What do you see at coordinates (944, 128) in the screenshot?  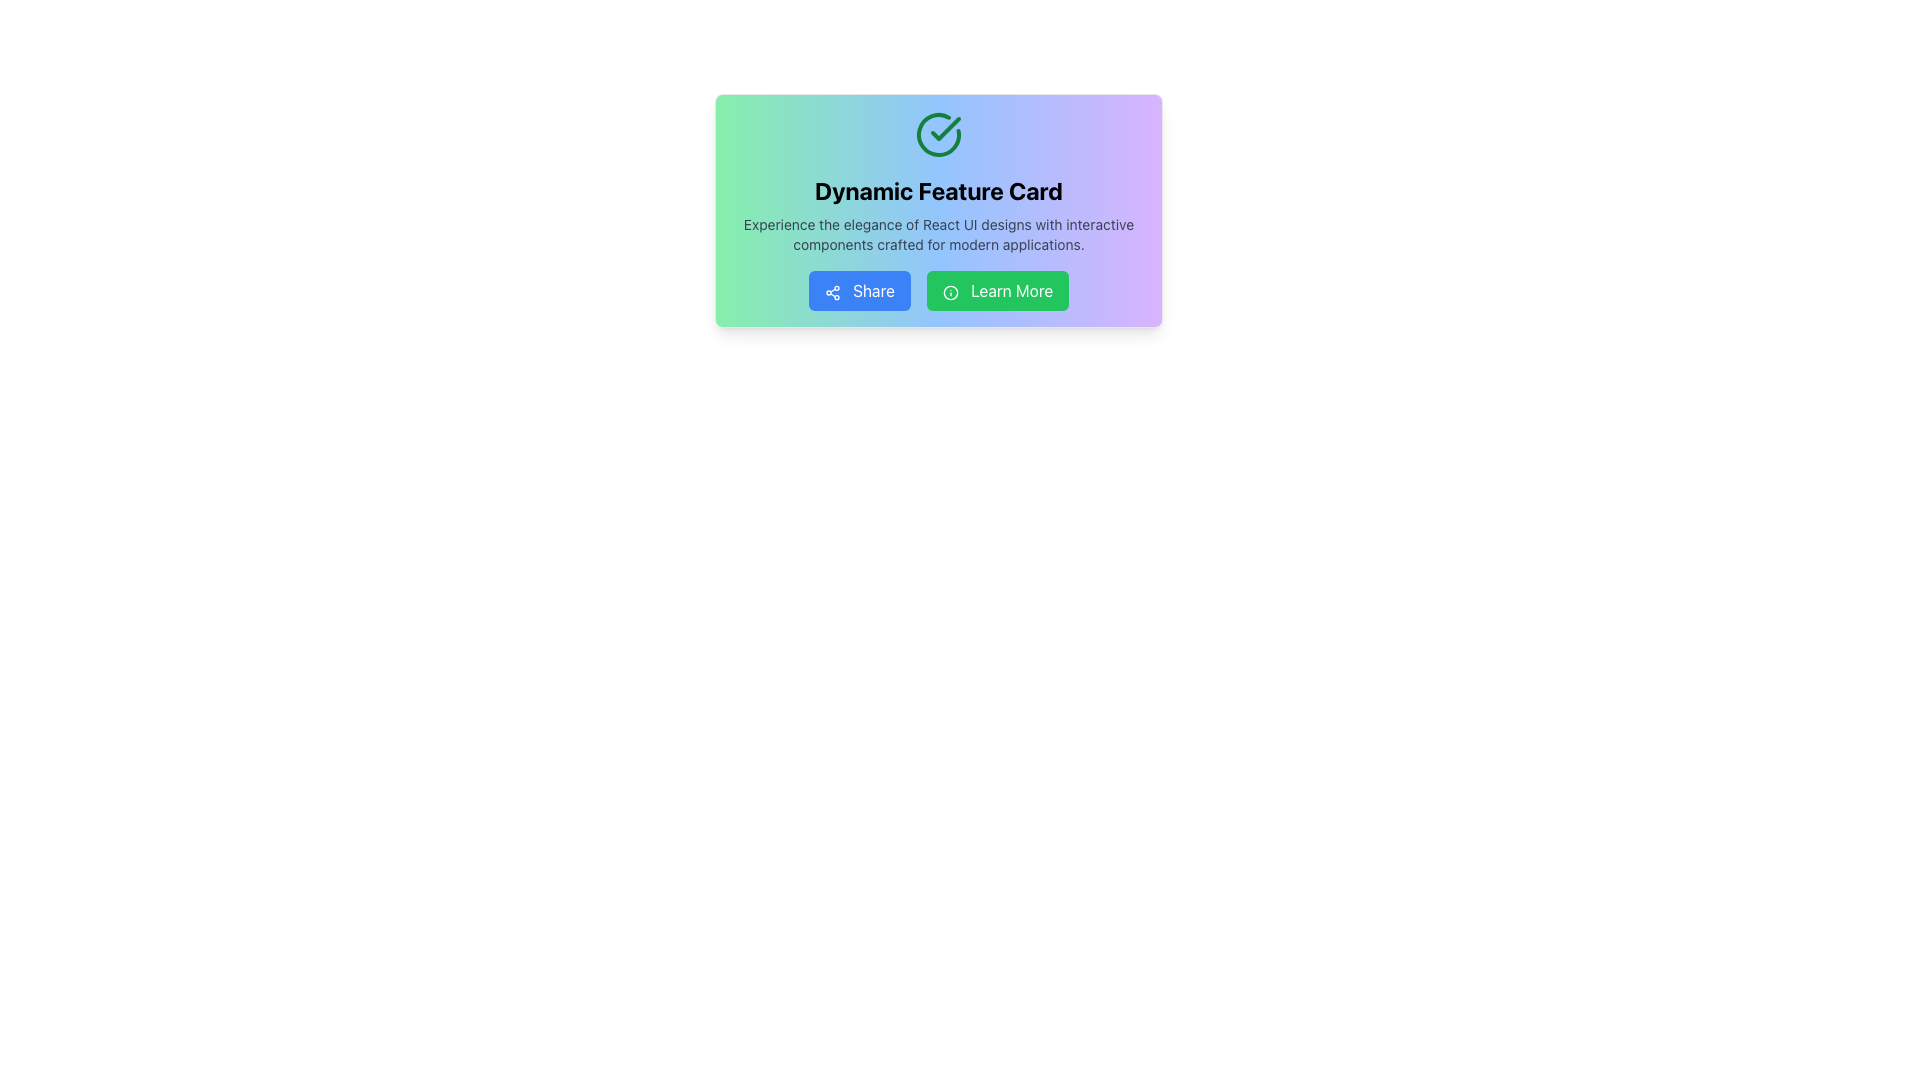 I see `the green checkmark icon located at the top center of the multi-colored card` at bounding box center [944, 128].